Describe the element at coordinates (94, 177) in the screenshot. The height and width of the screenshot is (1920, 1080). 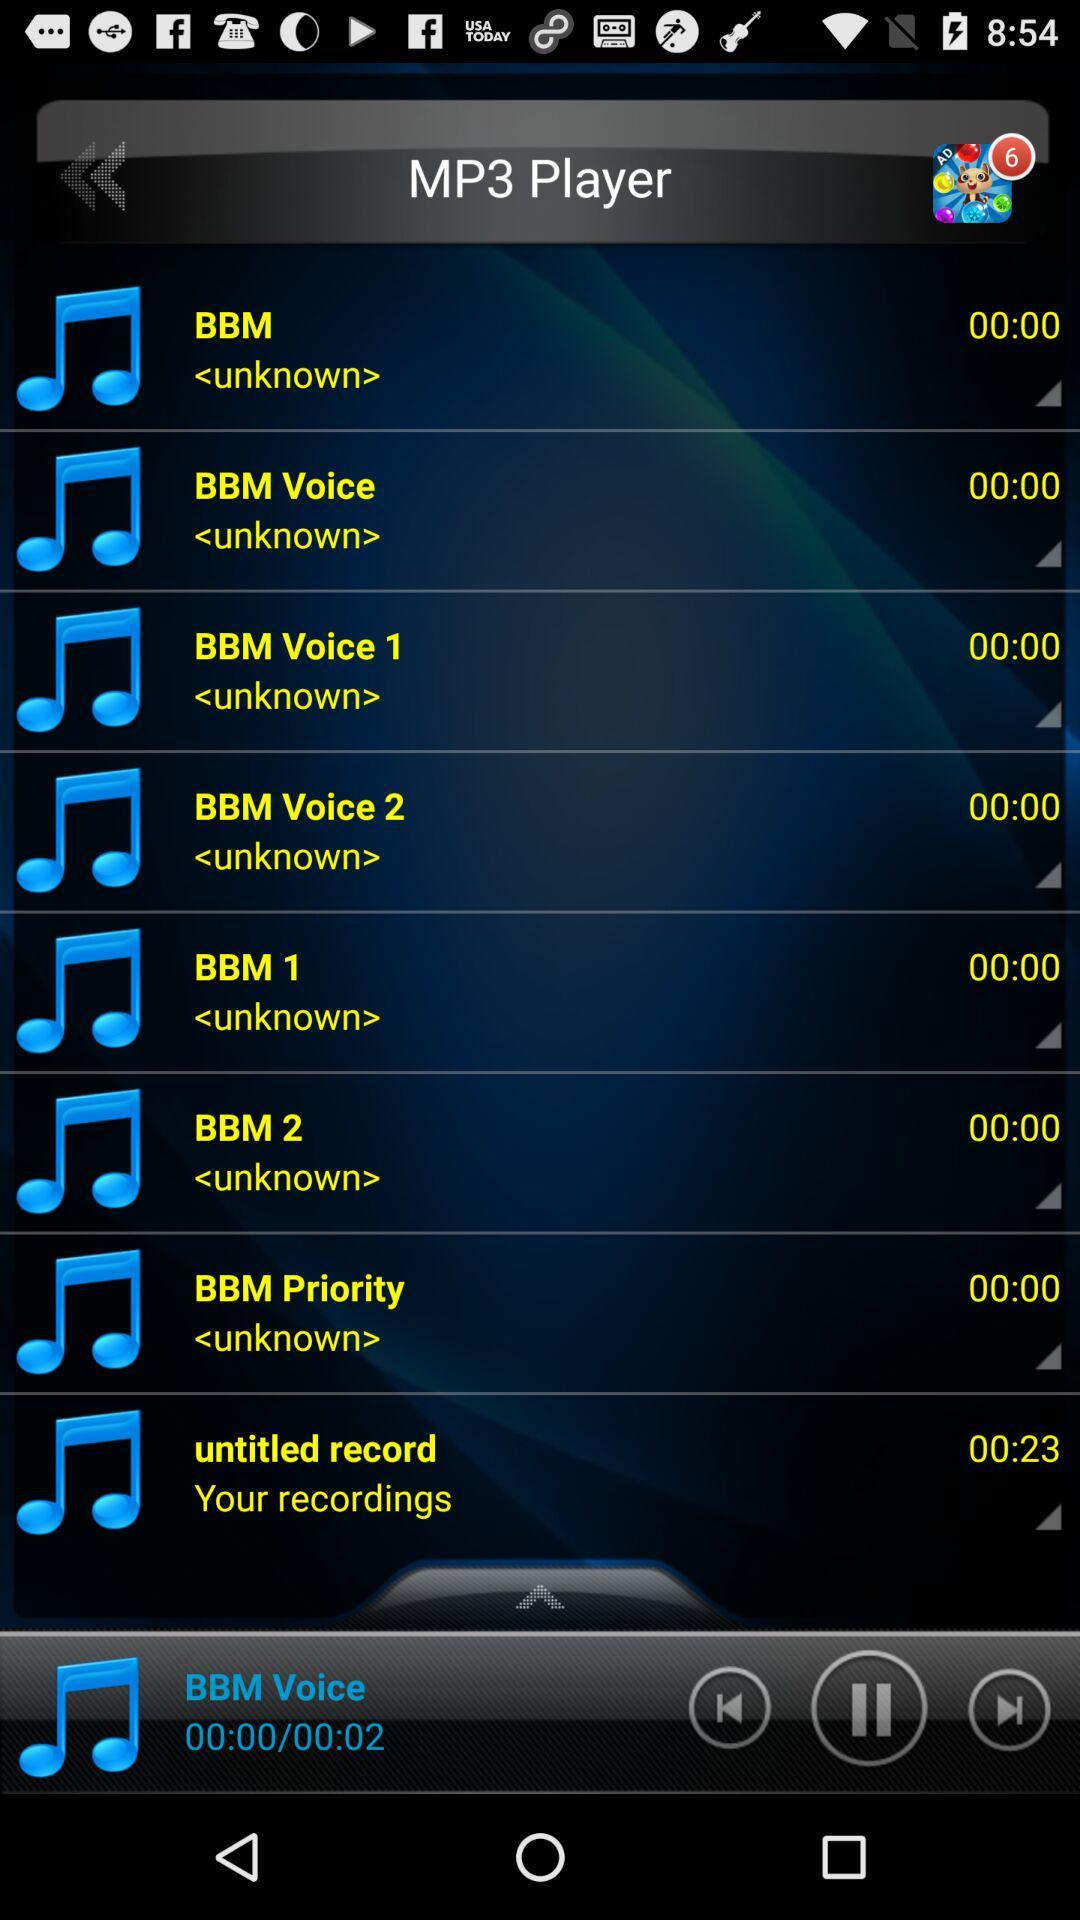
I see `the icon next to the mp3 player item` at that location.